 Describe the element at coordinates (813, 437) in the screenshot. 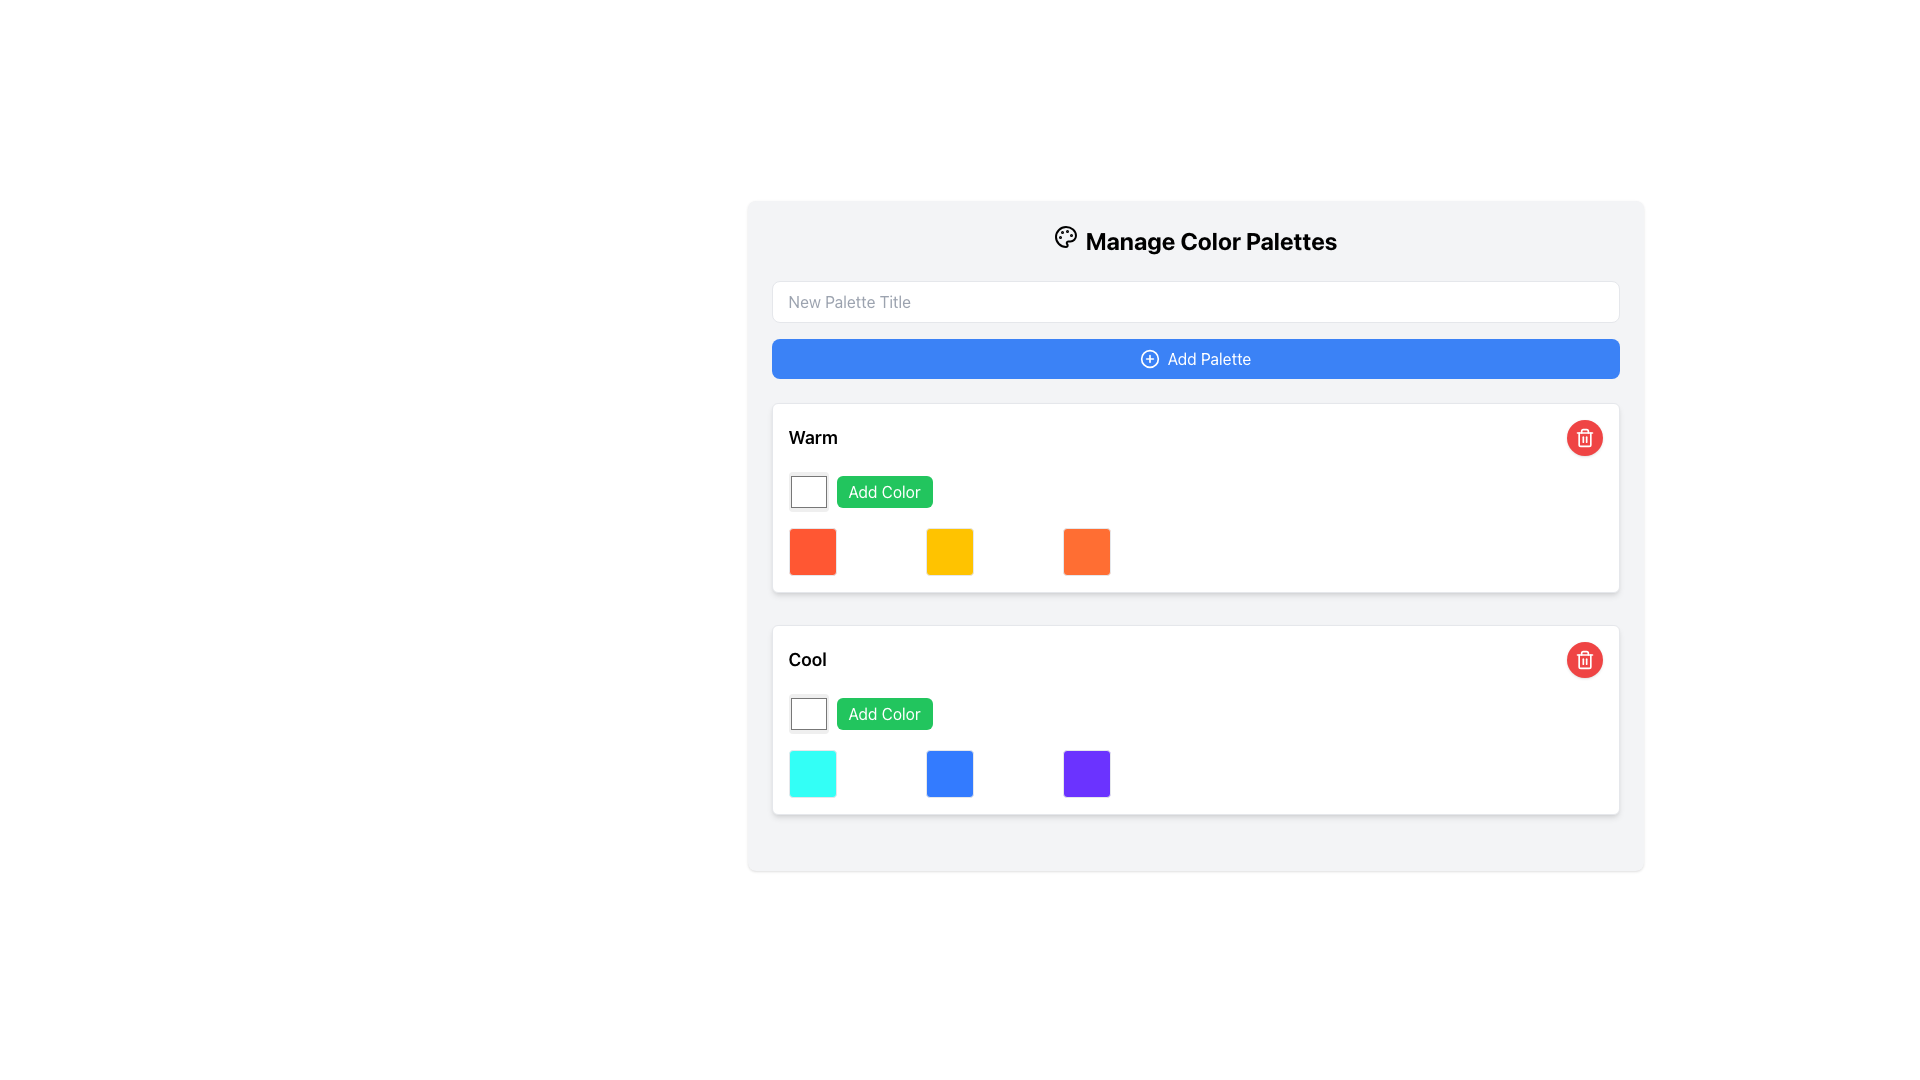

I see `the 'Warm' palette section's Text Label, which identifies the color palette group and is positioned above the colored boxes and 'Add Color' button` at that location.